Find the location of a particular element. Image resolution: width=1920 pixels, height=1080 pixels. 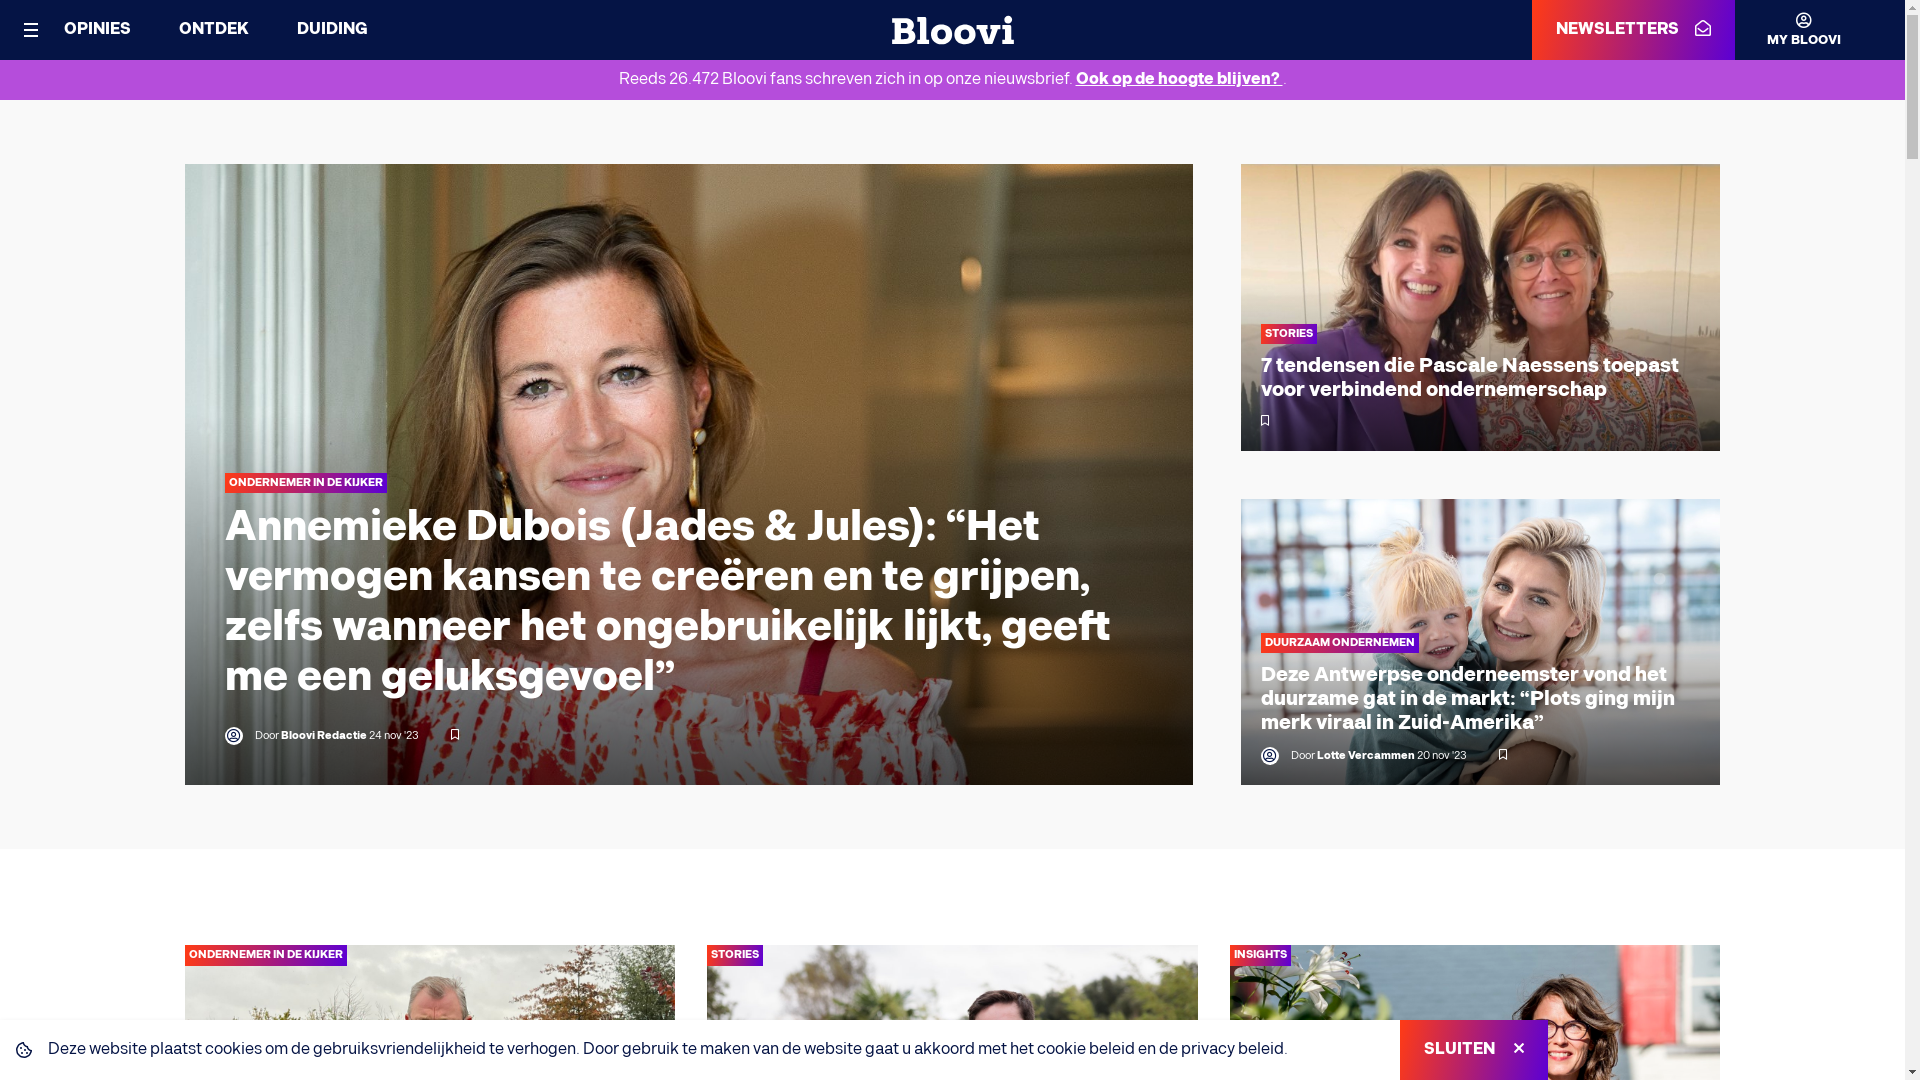

'NEWSLETTERS' is located at coordinates (1633, 30).